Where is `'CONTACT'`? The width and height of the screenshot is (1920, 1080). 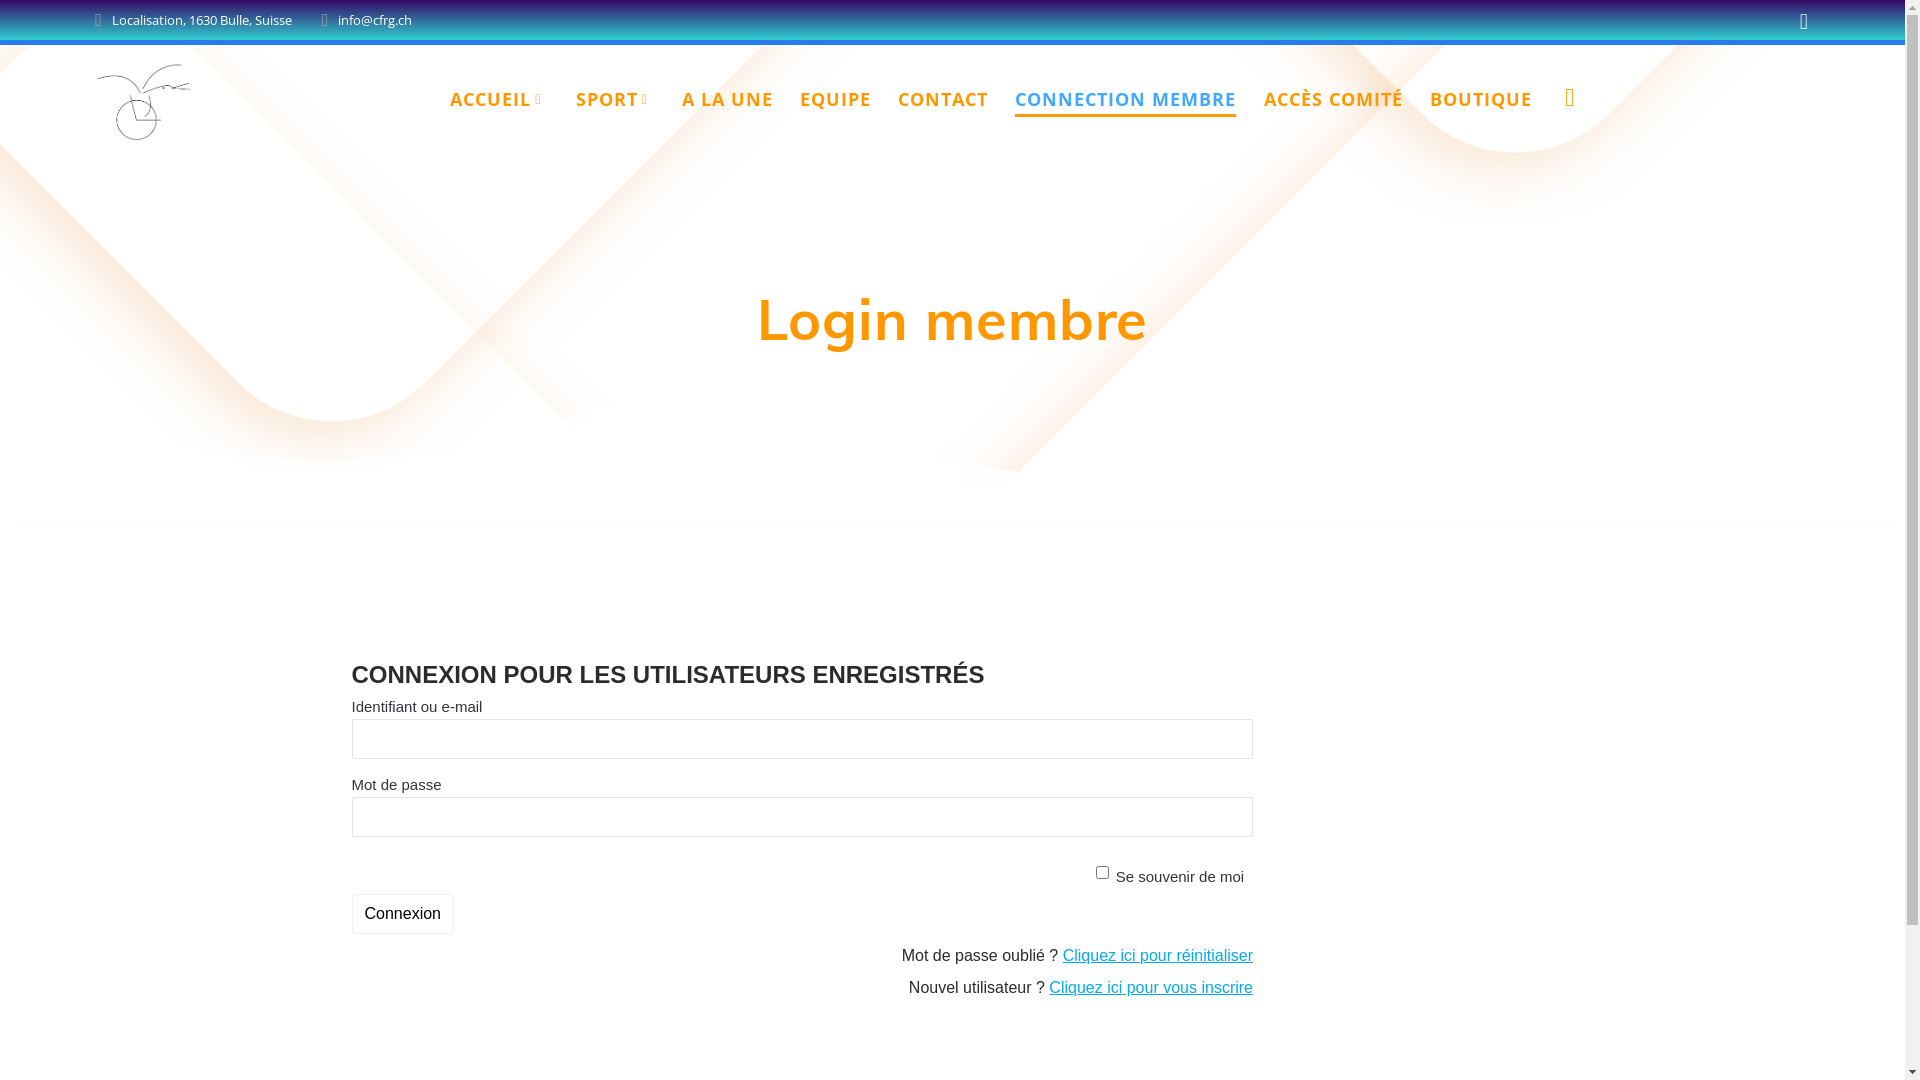
'CONTACT' is located at coordinates (941, 100).